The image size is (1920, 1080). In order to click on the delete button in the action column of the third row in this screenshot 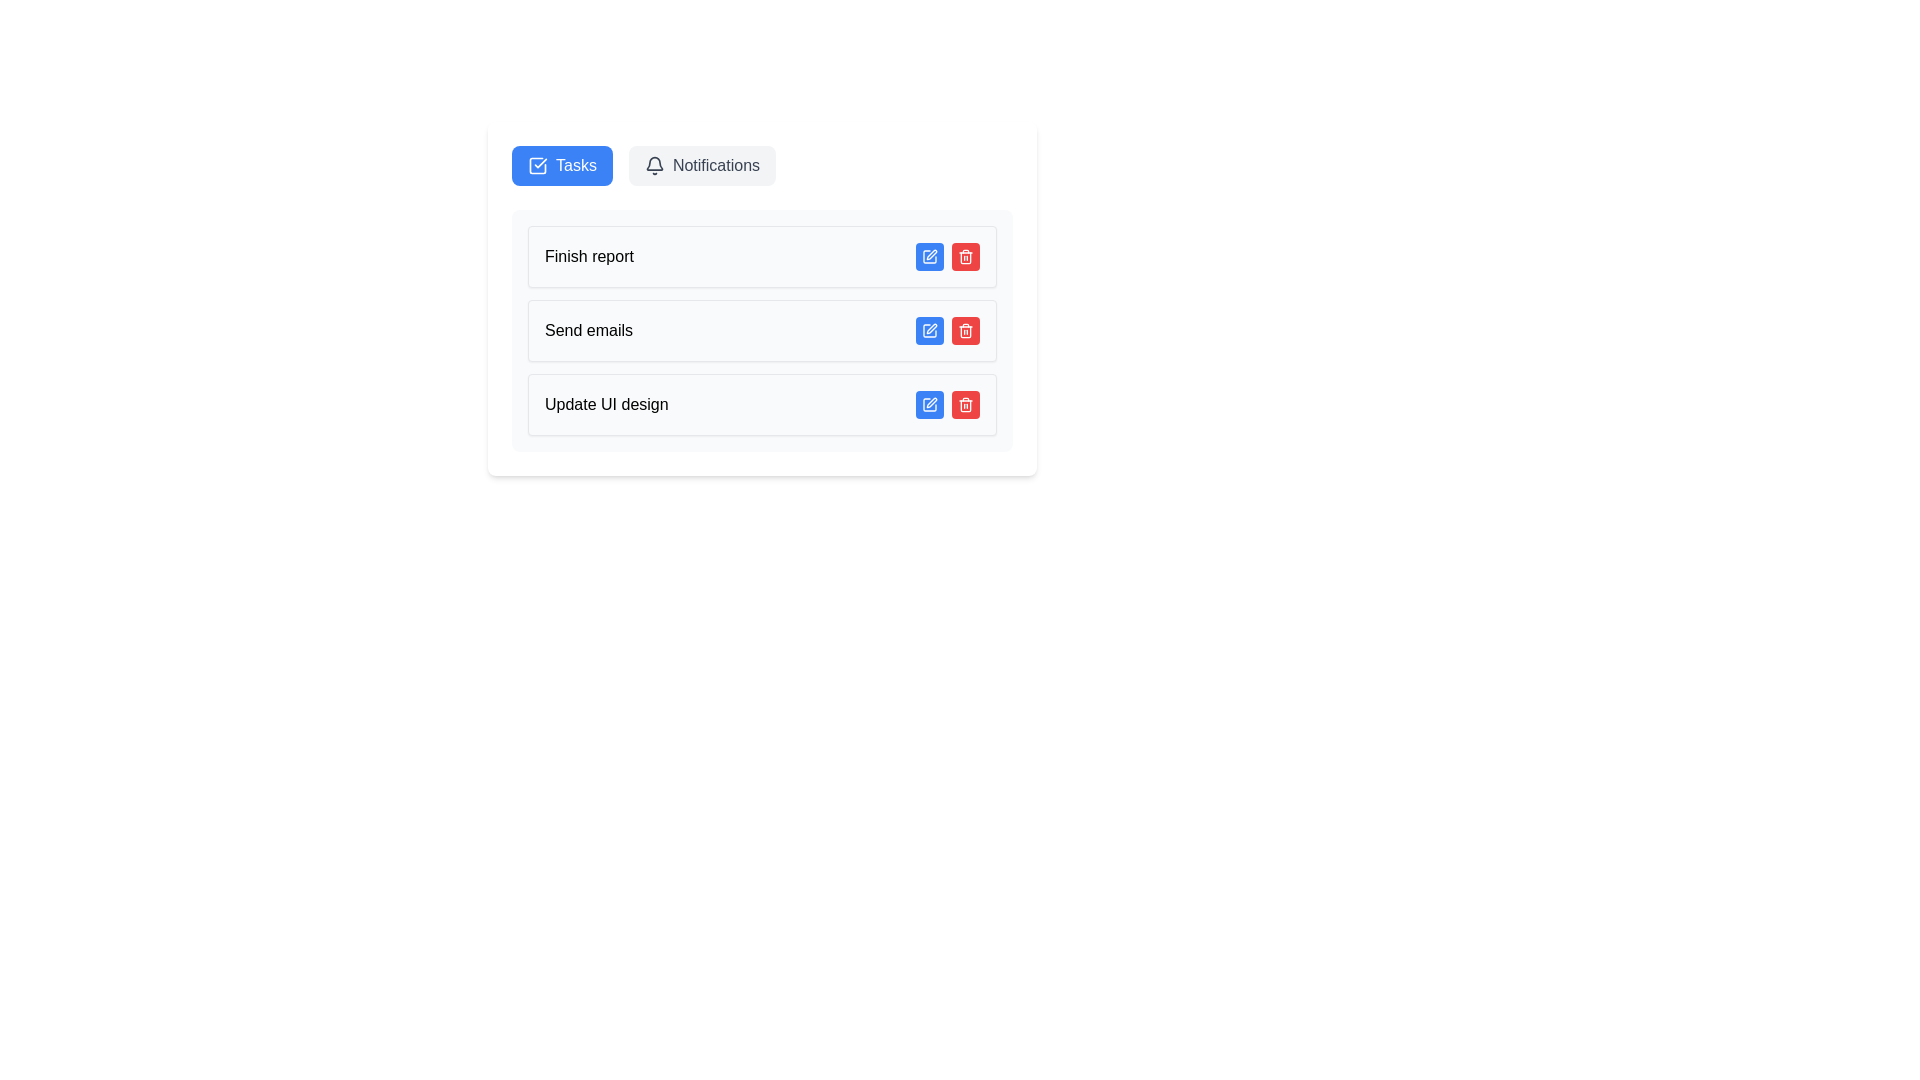, I will do `click(965, 256)`.